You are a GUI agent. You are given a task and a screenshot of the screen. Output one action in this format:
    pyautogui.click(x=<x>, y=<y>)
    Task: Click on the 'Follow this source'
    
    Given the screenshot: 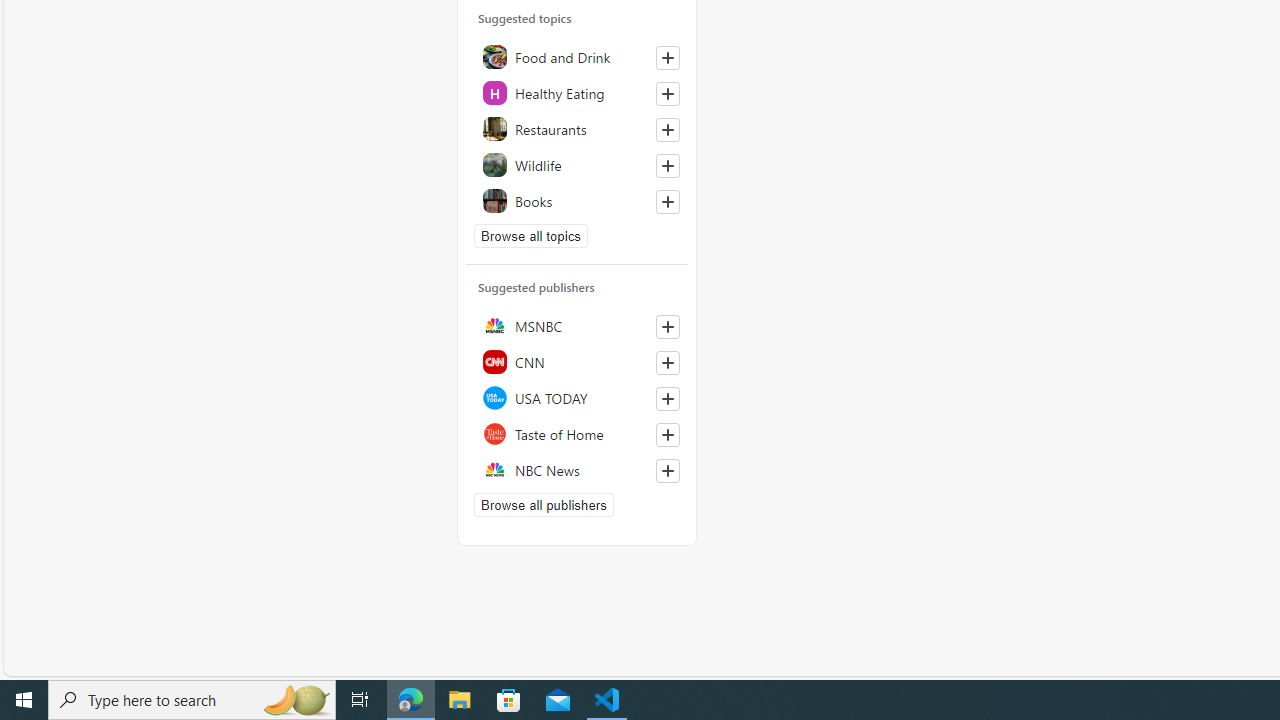 What is the action you would take?
    pyautogui.click(x=668, y=470)
    